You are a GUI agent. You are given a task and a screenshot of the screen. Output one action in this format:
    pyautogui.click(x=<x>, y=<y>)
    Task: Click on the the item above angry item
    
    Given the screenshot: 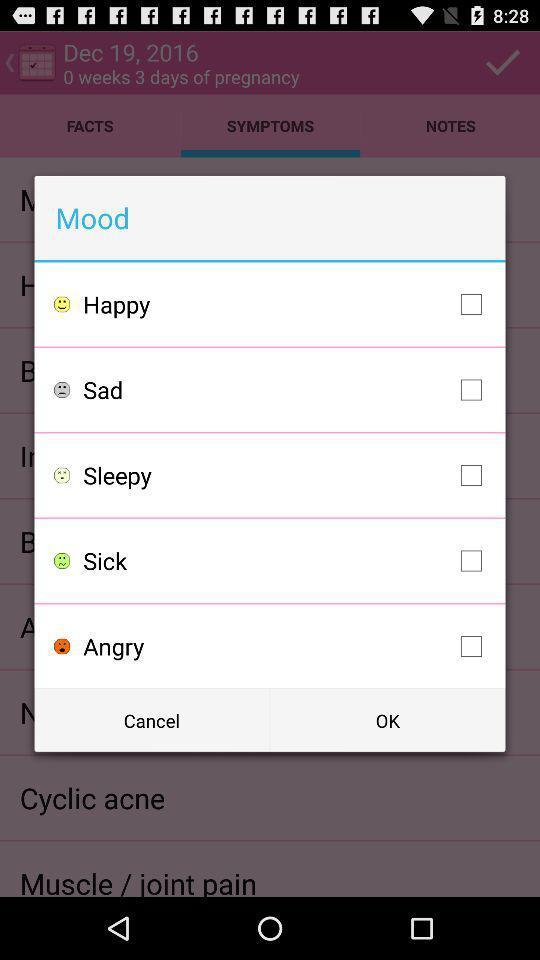 What is the action you would take?
    pyautogui.click(x=286, y=561)
    